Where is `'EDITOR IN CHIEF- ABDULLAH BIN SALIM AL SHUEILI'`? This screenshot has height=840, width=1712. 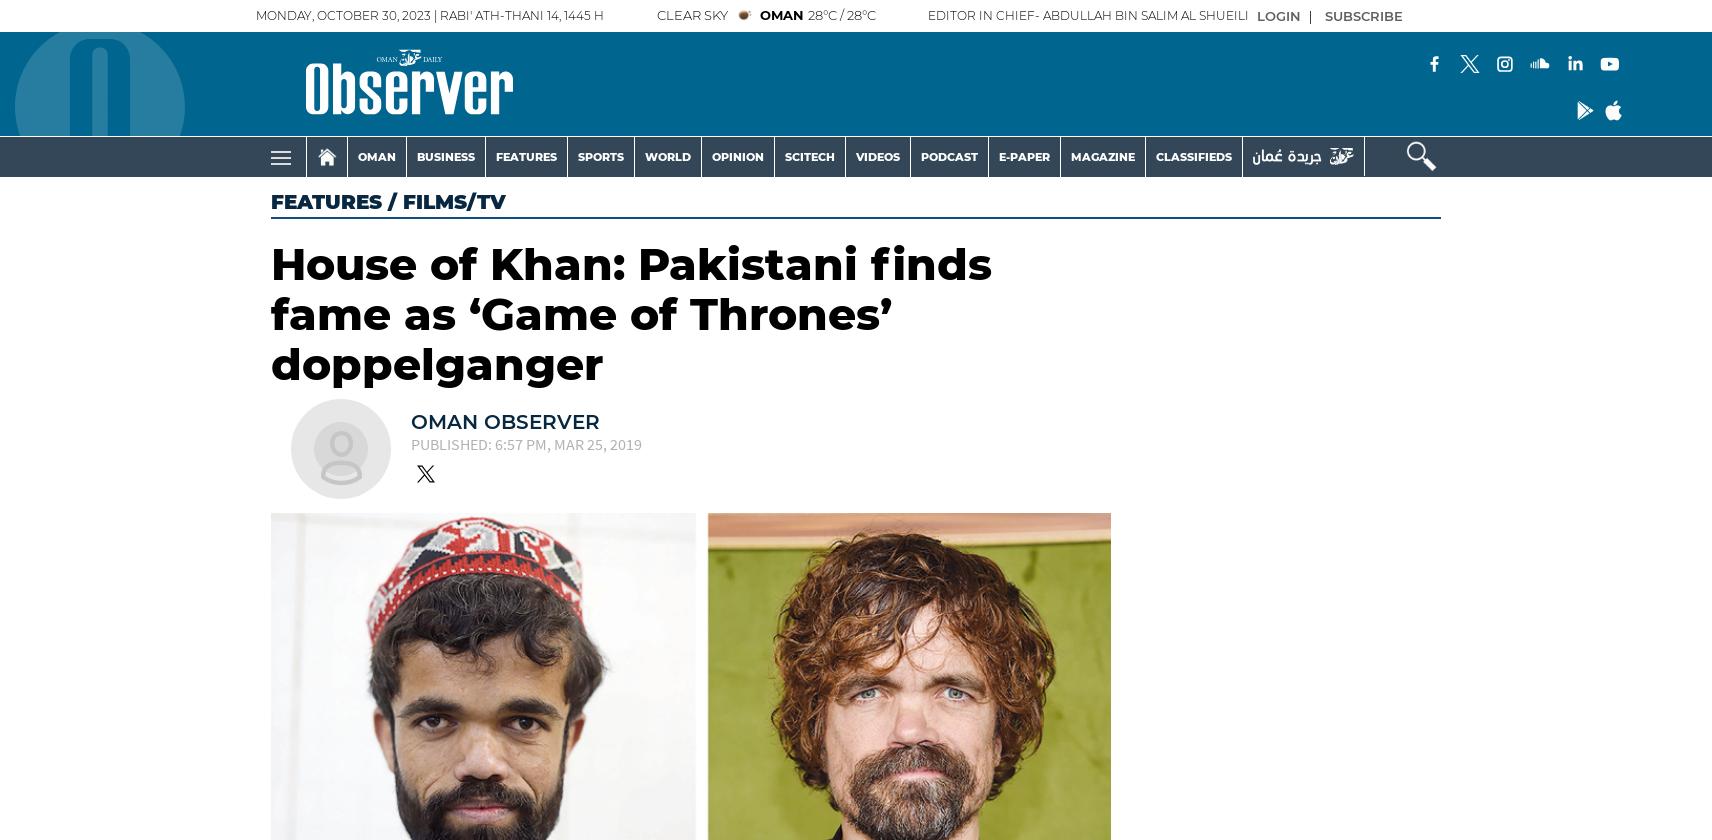
'EDITOR IN CHIEF- ABDULLAH BIN SALIM AL SHUEILI' is located at coordinates (1088, 15).